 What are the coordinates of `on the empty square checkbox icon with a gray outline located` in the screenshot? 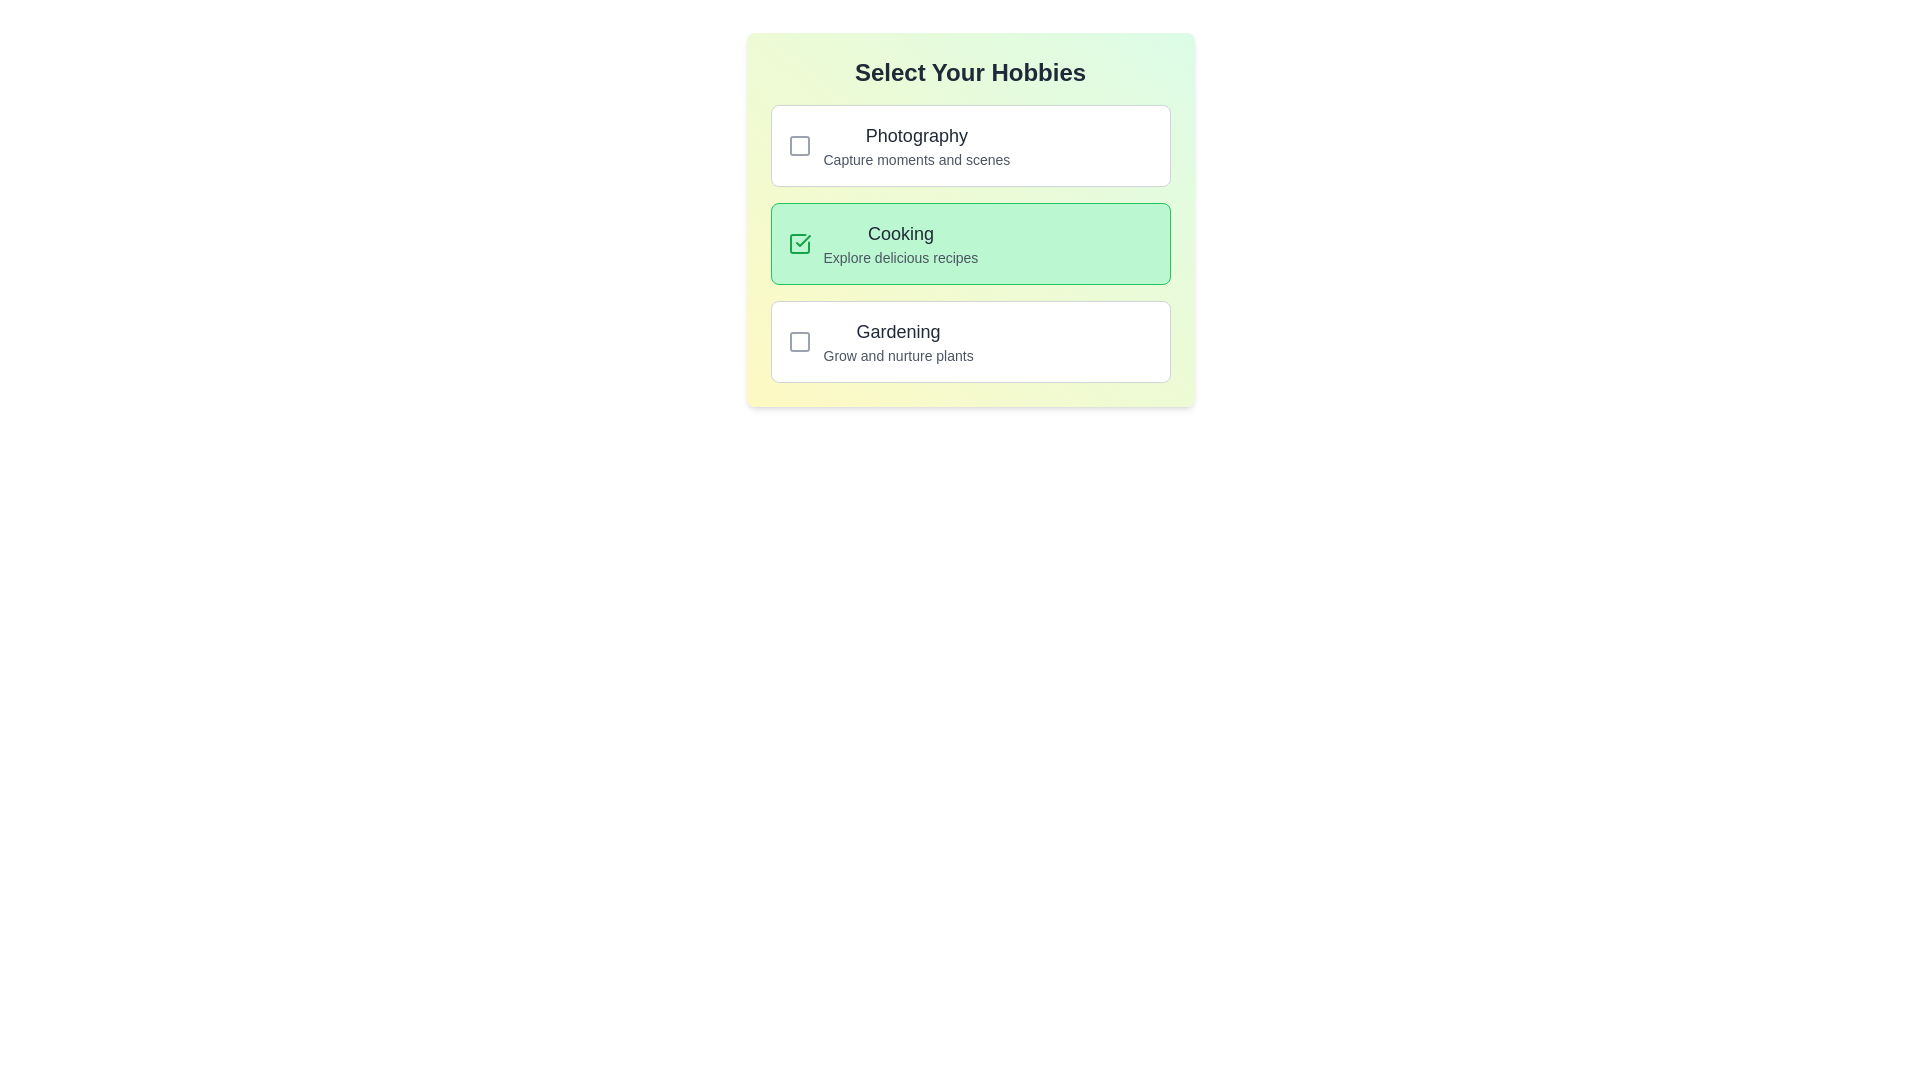 It's located at (798, 145).